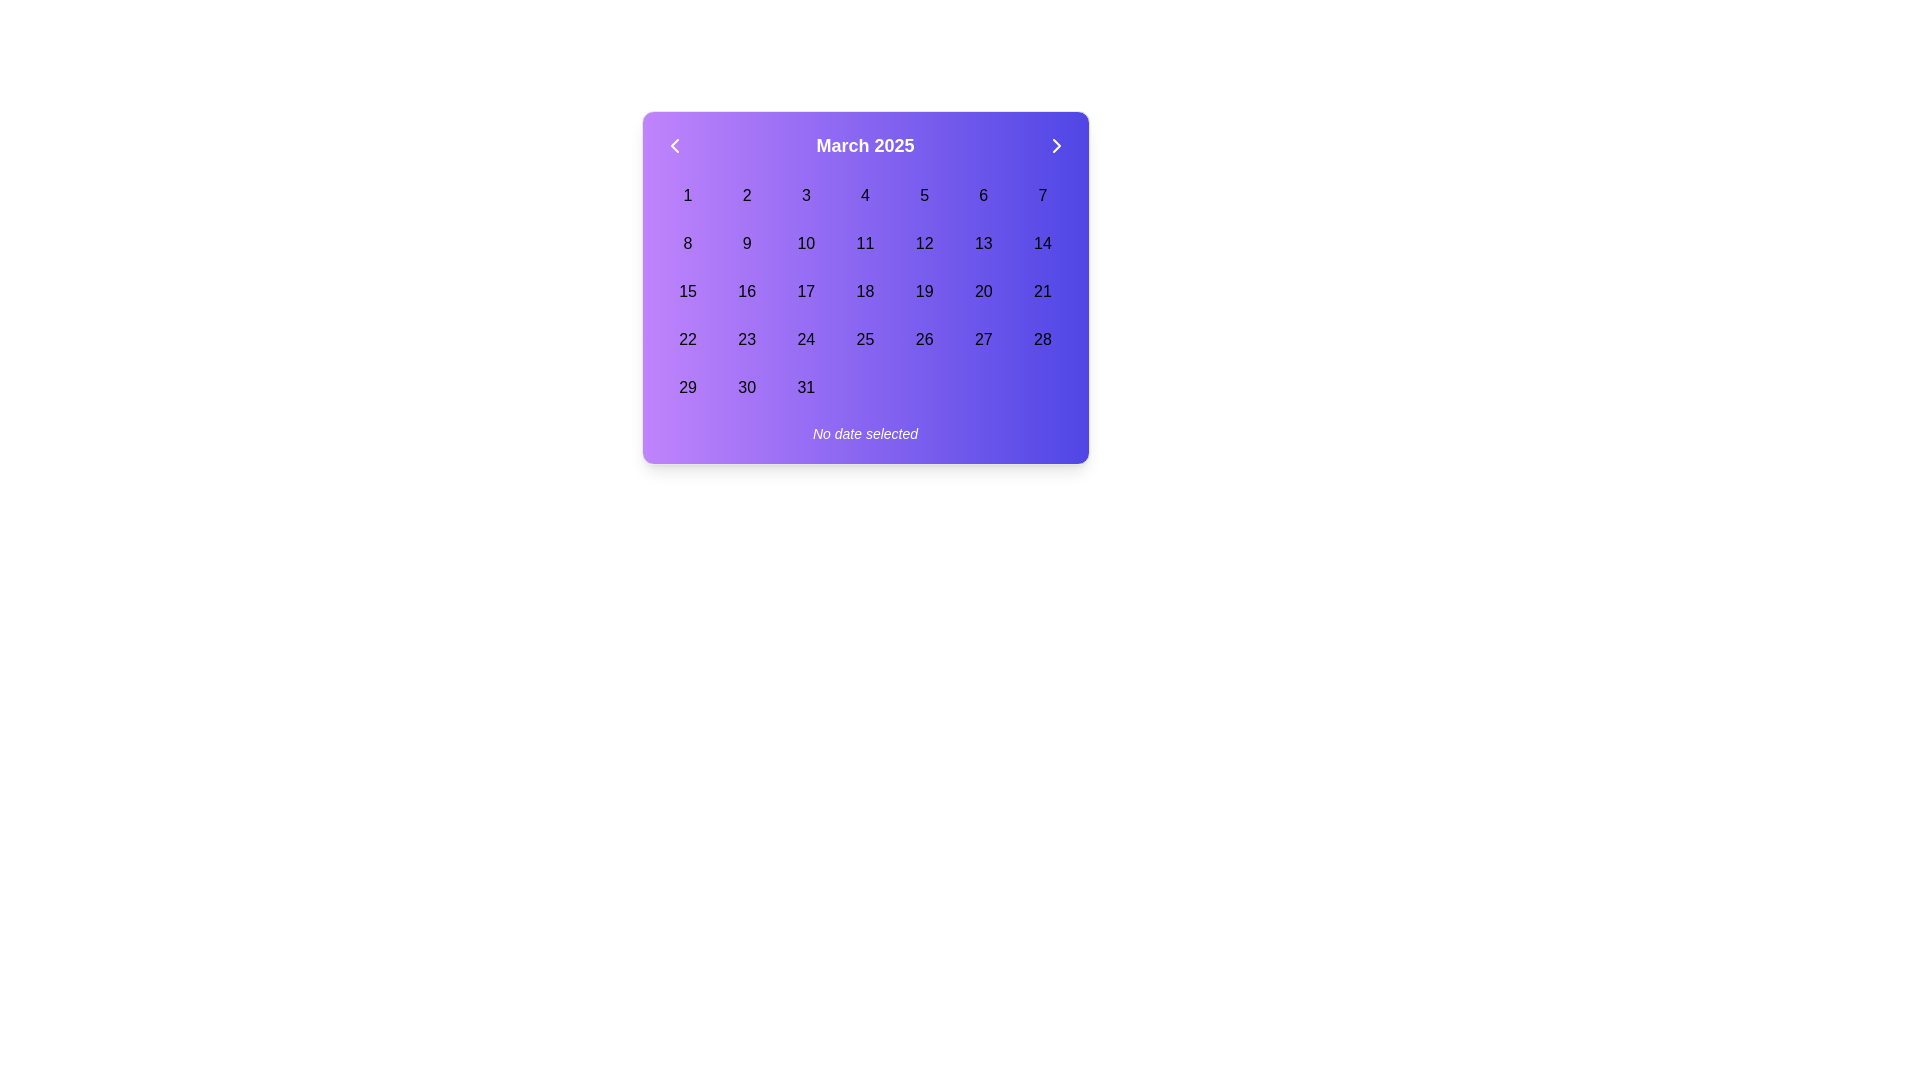 Image resolution: width=1920 pixels, height=1080 pixels. Describe the element at coordinates (865, 292) in the screenshot. I see `the button representing the eighteenth day of March 2025 in the calendar interface` at that location.